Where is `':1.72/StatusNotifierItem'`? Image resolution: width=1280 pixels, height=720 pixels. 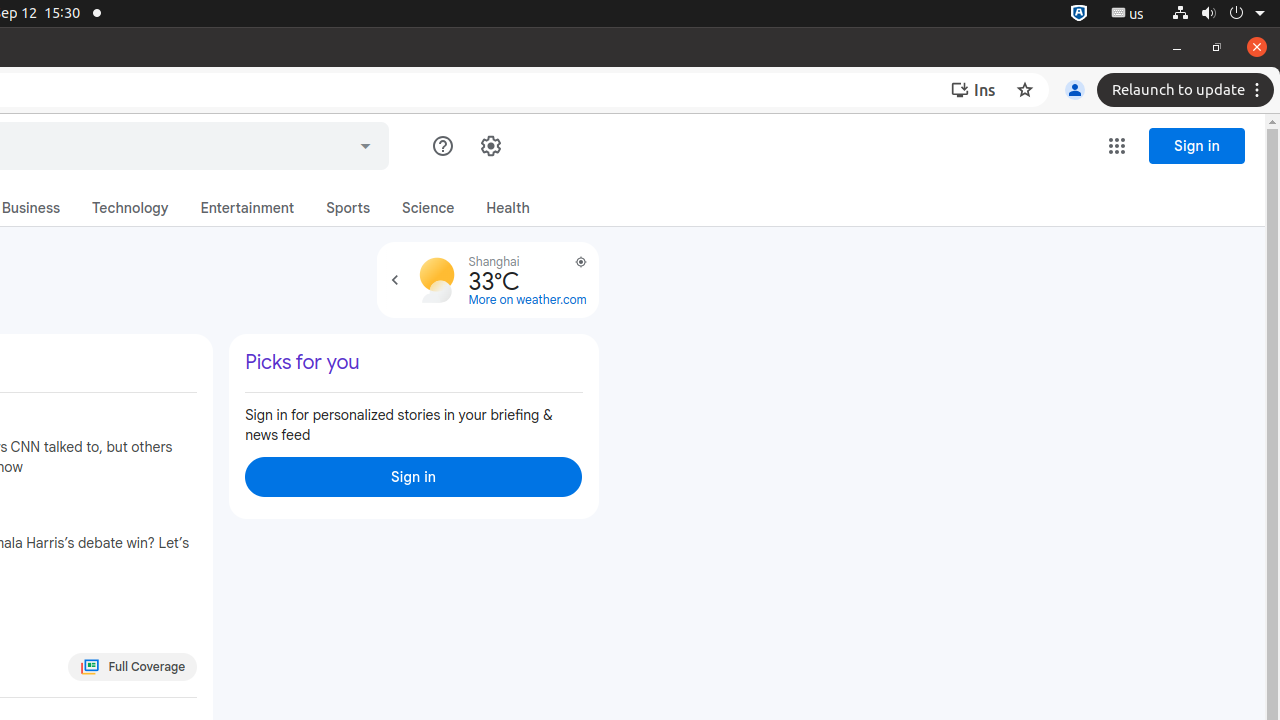 ':1.72/StatusNotifierItem' is located at coordinates (1078, 13).